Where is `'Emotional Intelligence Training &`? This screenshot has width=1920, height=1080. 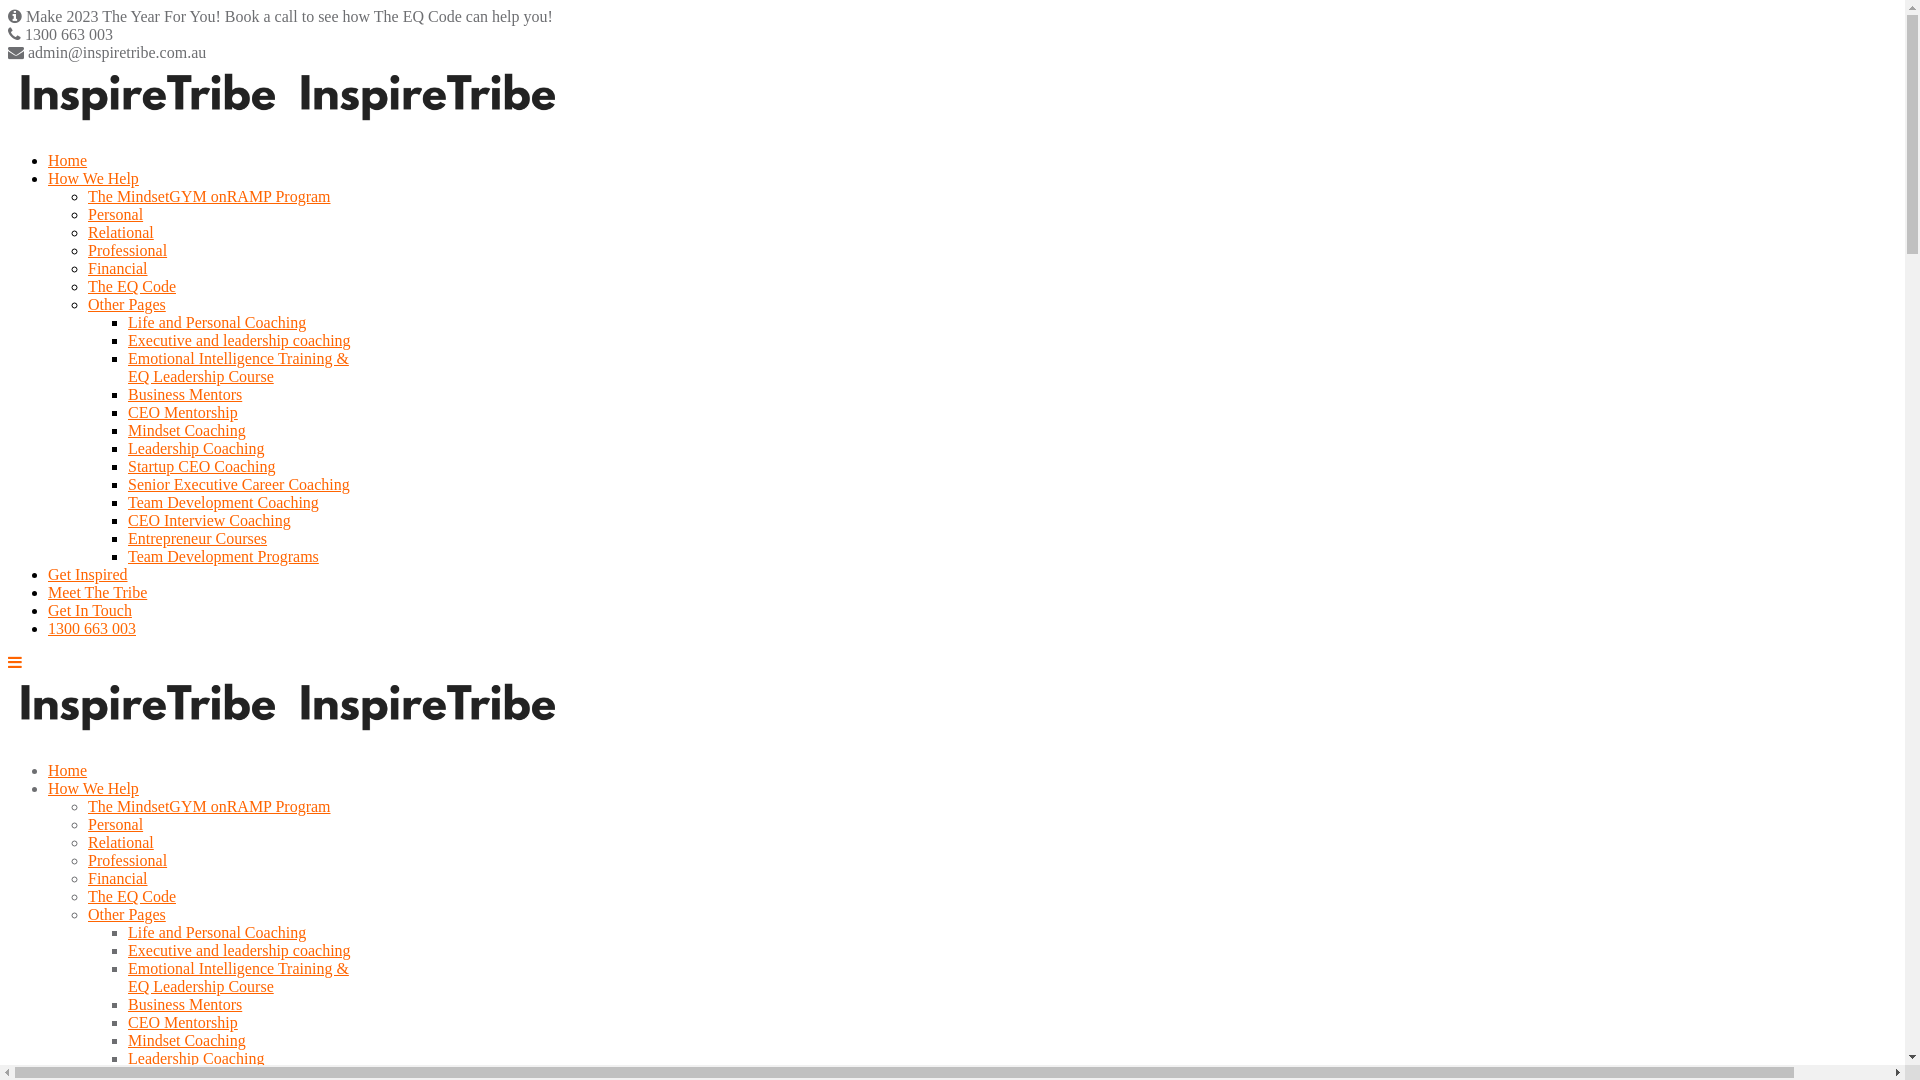
'Emotional Intelligence Training & is located at coordinates (238, 976).